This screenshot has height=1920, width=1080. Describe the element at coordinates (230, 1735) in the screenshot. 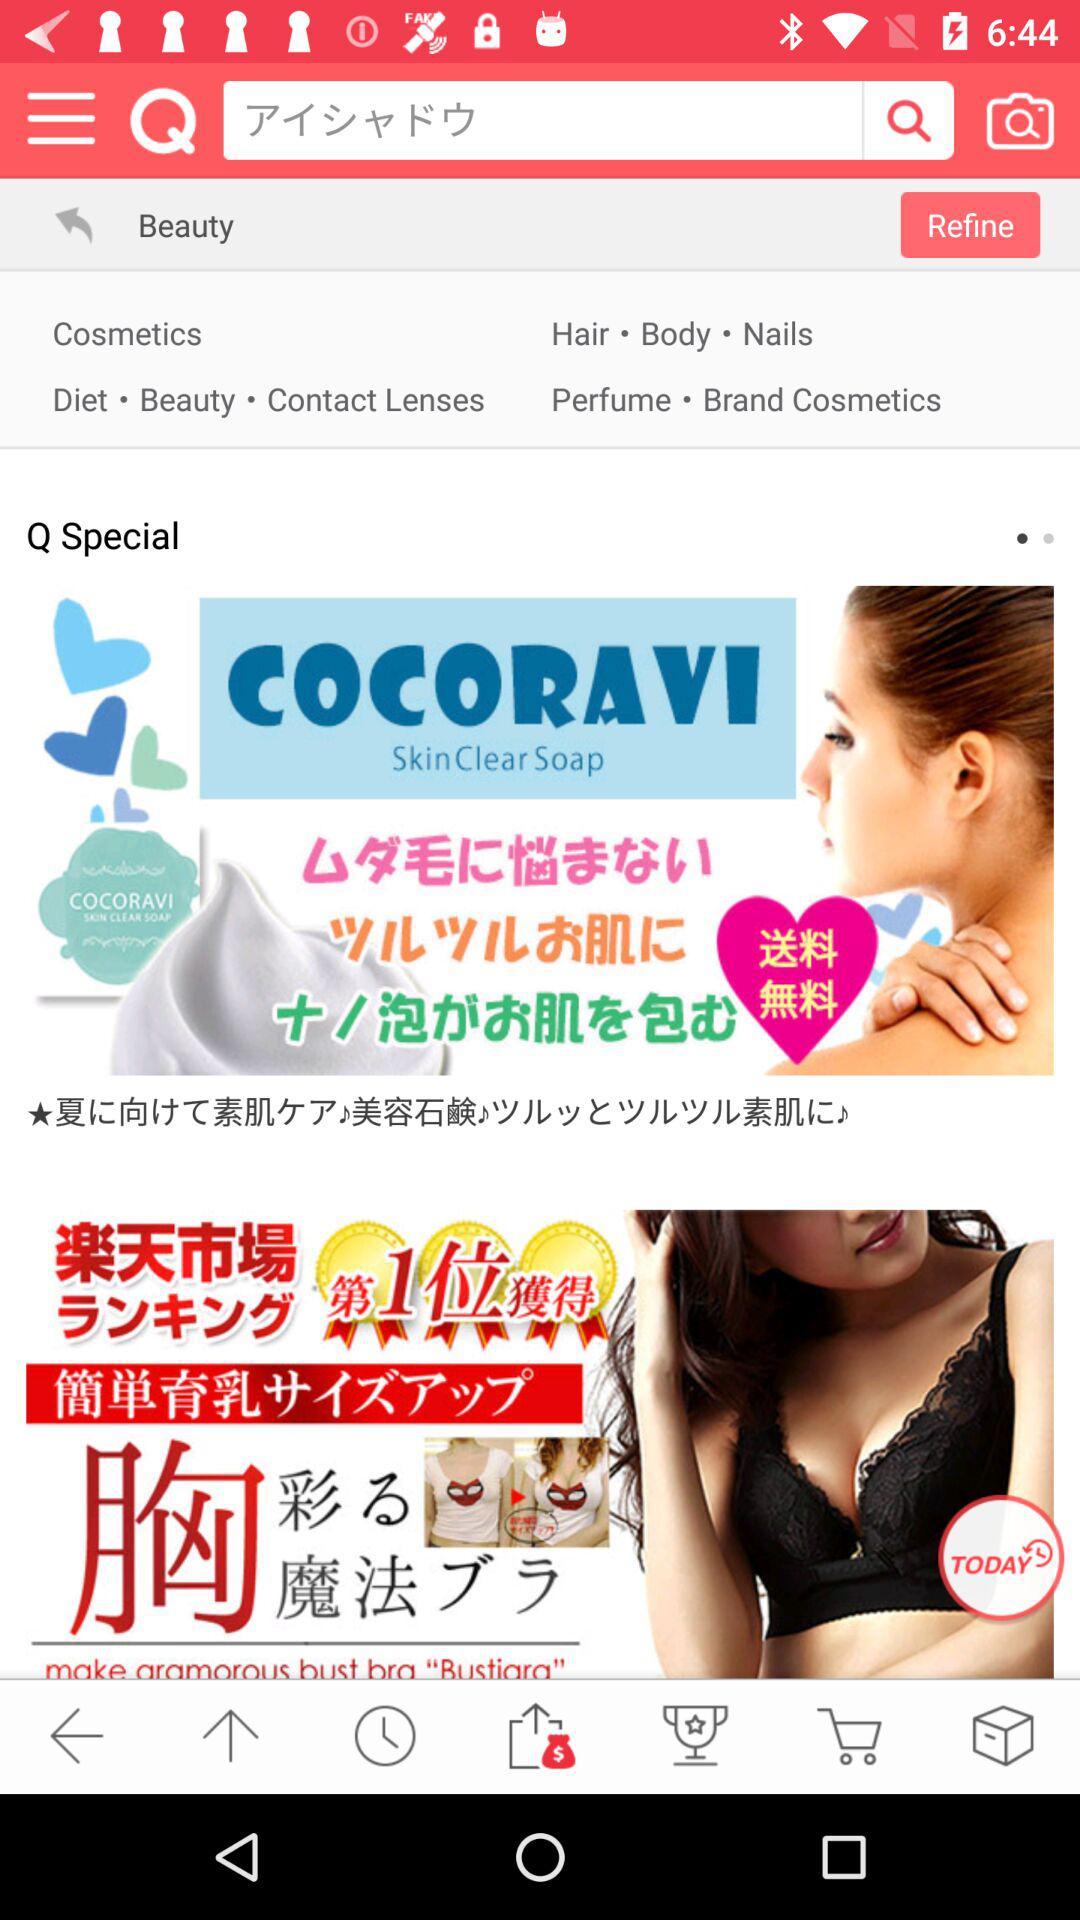

I see `the second option from the bottom which is in  above back arrow` at that location.